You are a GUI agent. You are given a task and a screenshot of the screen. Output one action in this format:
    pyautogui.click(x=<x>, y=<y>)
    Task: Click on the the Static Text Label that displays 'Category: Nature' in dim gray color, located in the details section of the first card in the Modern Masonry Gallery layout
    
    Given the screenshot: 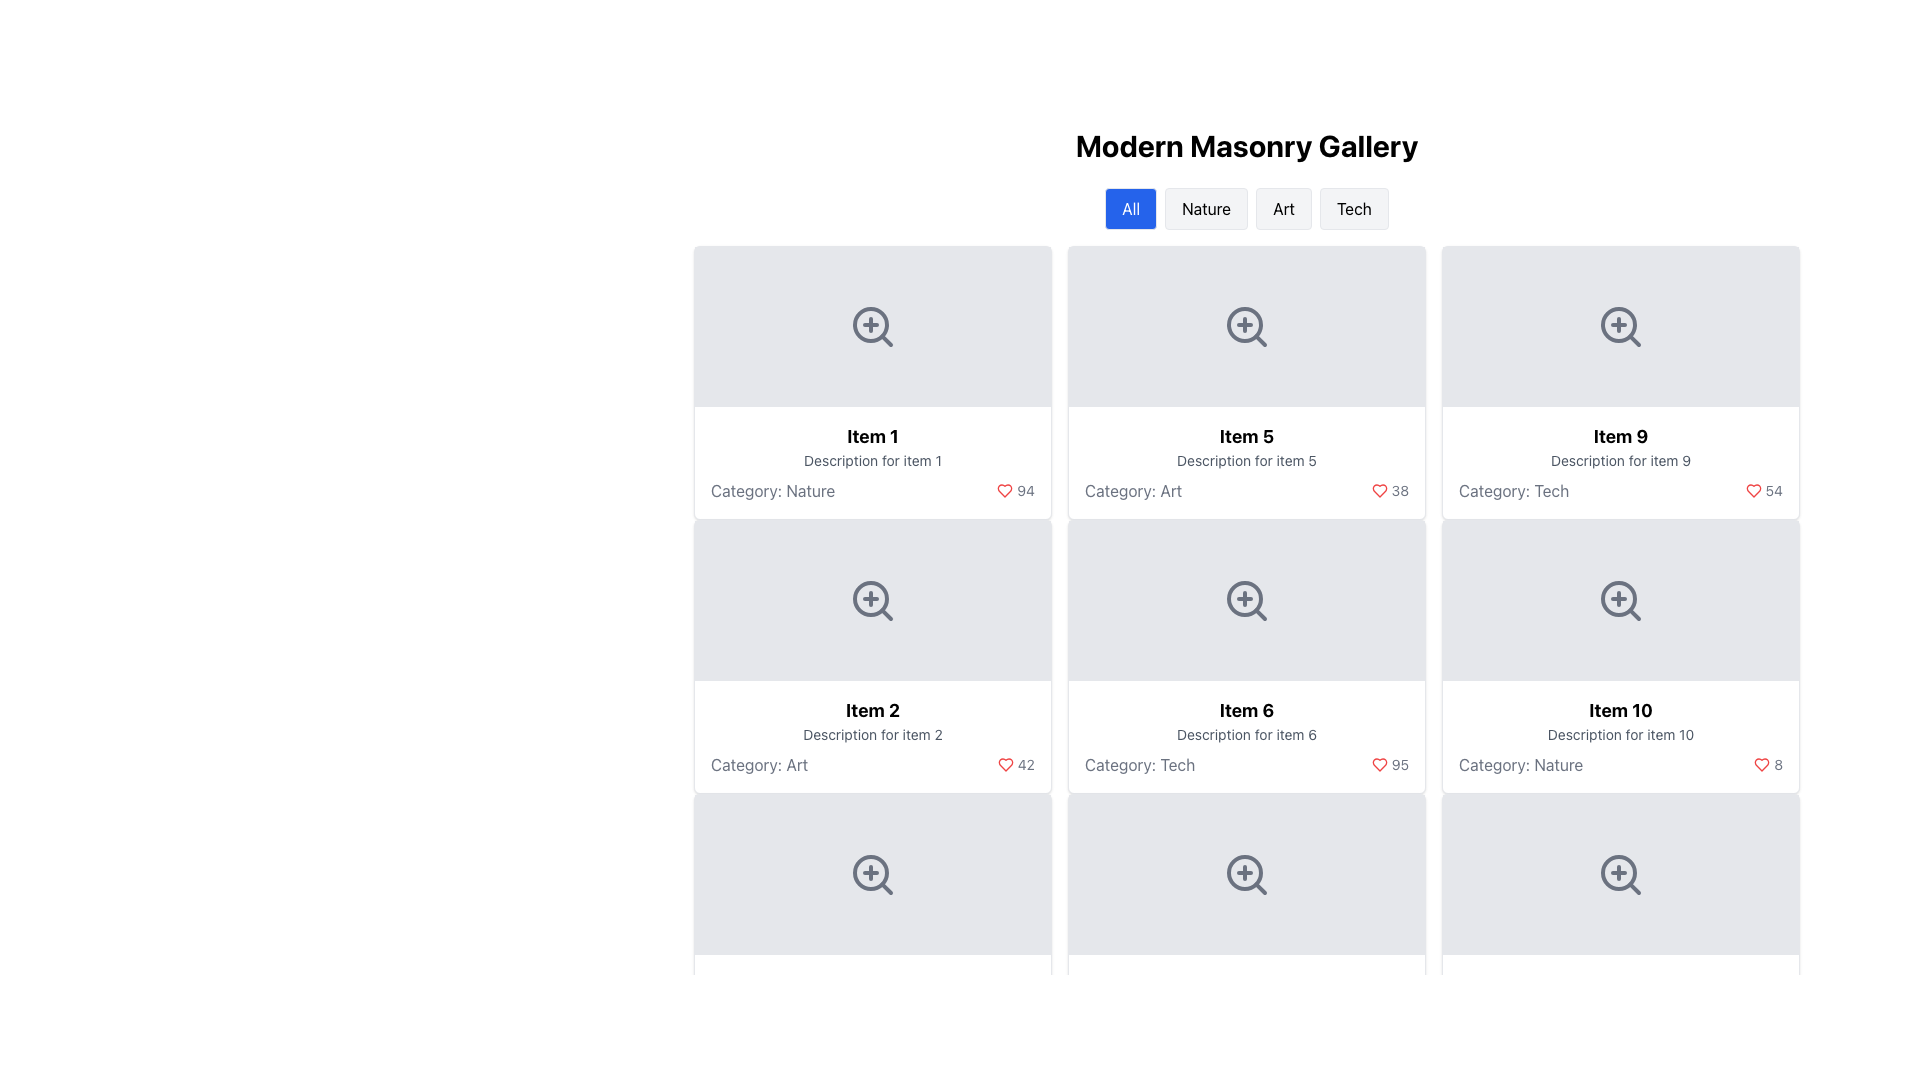 What is the action you would take?
    pyautogui.click(x=772, y=490)
    